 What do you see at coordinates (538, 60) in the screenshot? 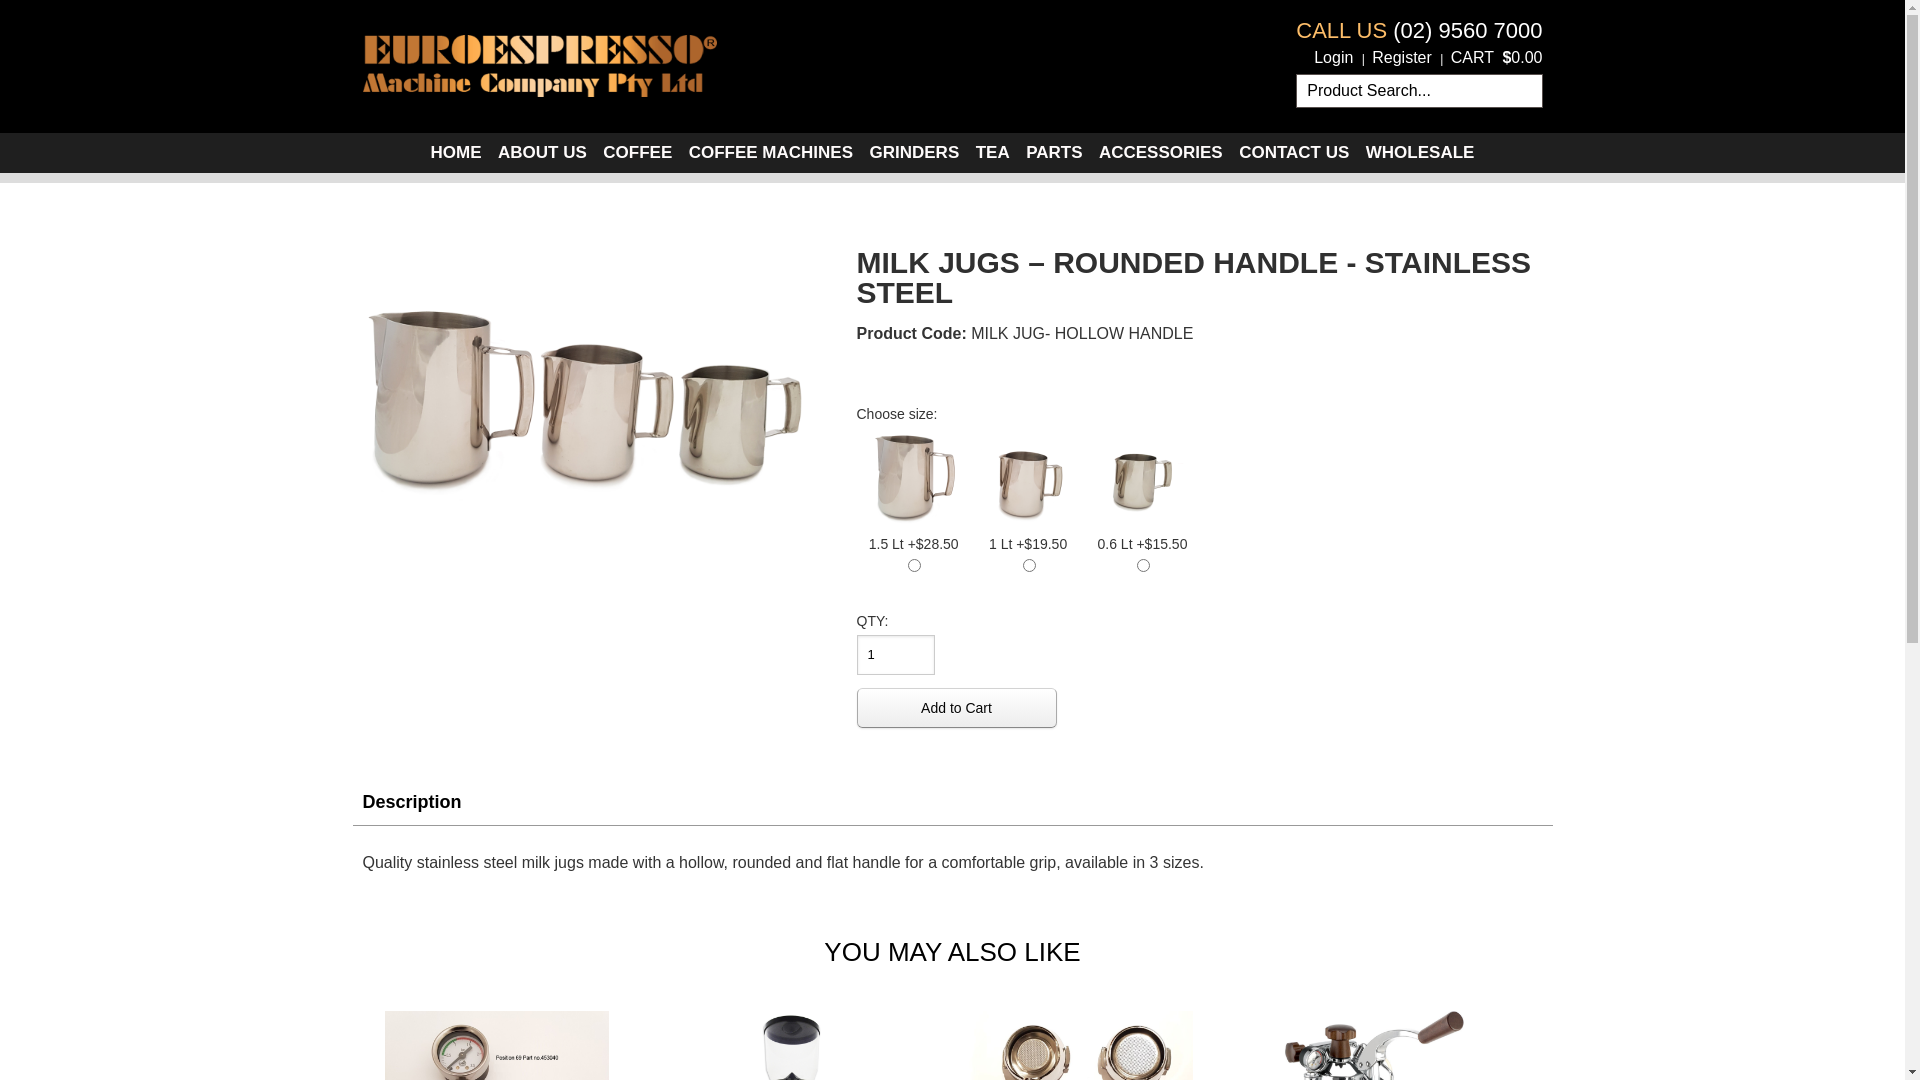
I see `'Euroespresso'` at bounding box center [538, 60].